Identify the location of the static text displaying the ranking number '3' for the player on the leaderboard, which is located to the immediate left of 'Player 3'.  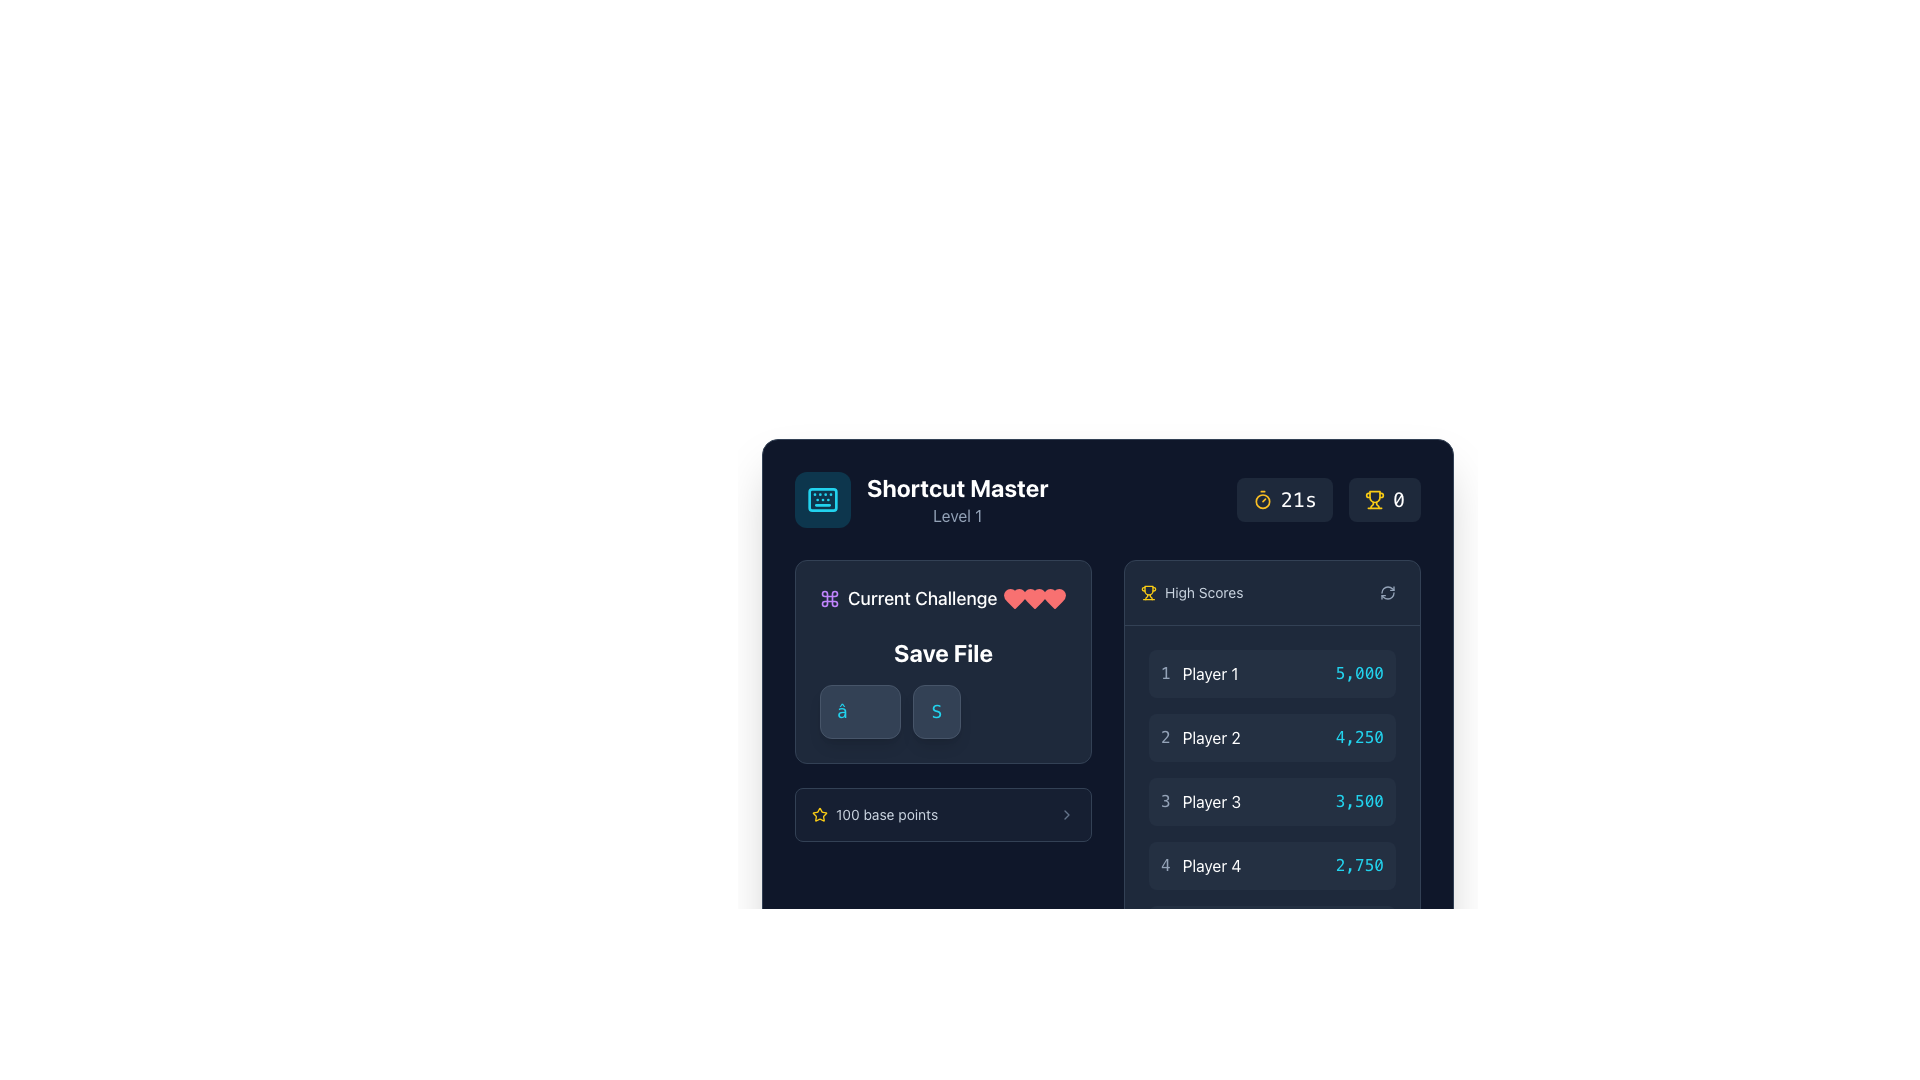
(1165, 801).